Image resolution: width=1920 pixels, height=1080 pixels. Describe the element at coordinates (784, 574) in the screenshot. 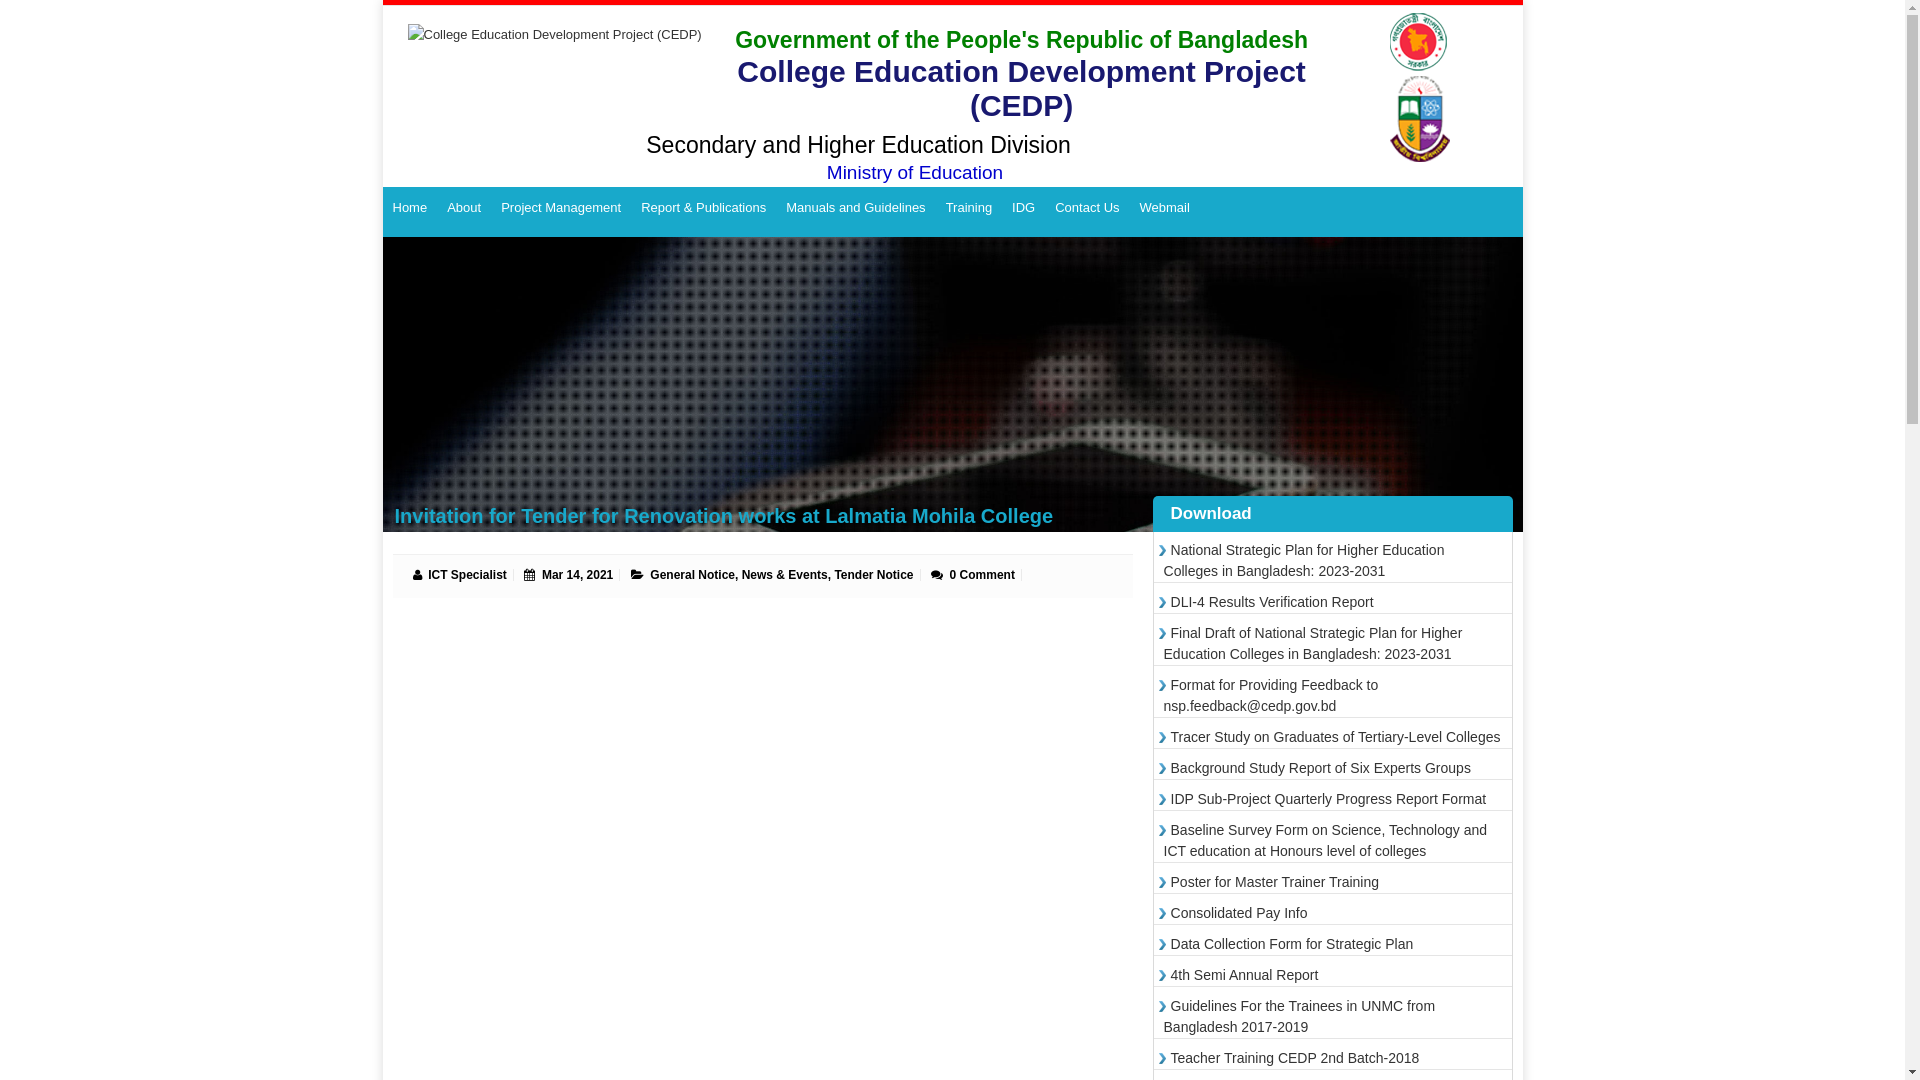

I see `'News & Events'` at that location.